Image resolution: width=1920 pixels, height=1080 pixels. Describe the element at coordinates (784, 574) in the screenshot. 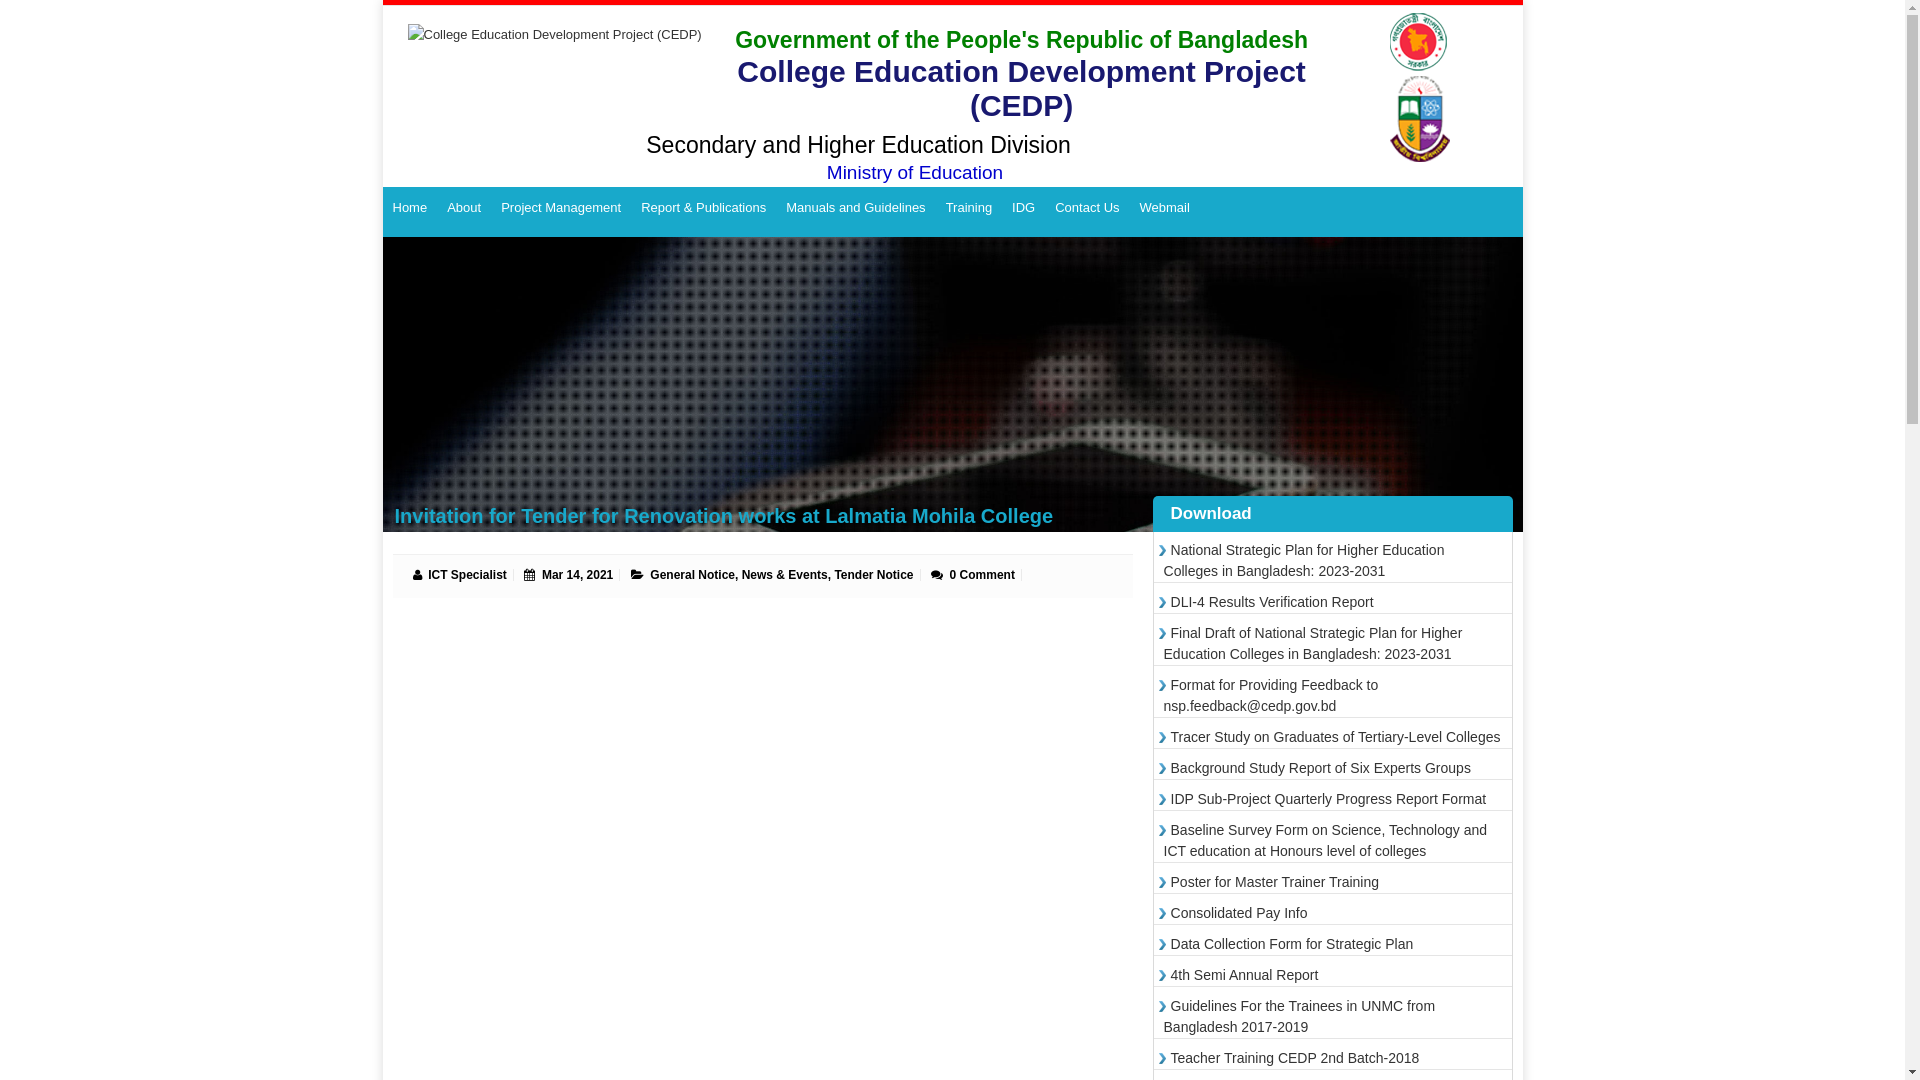

I see `'News & Events'` at that location.